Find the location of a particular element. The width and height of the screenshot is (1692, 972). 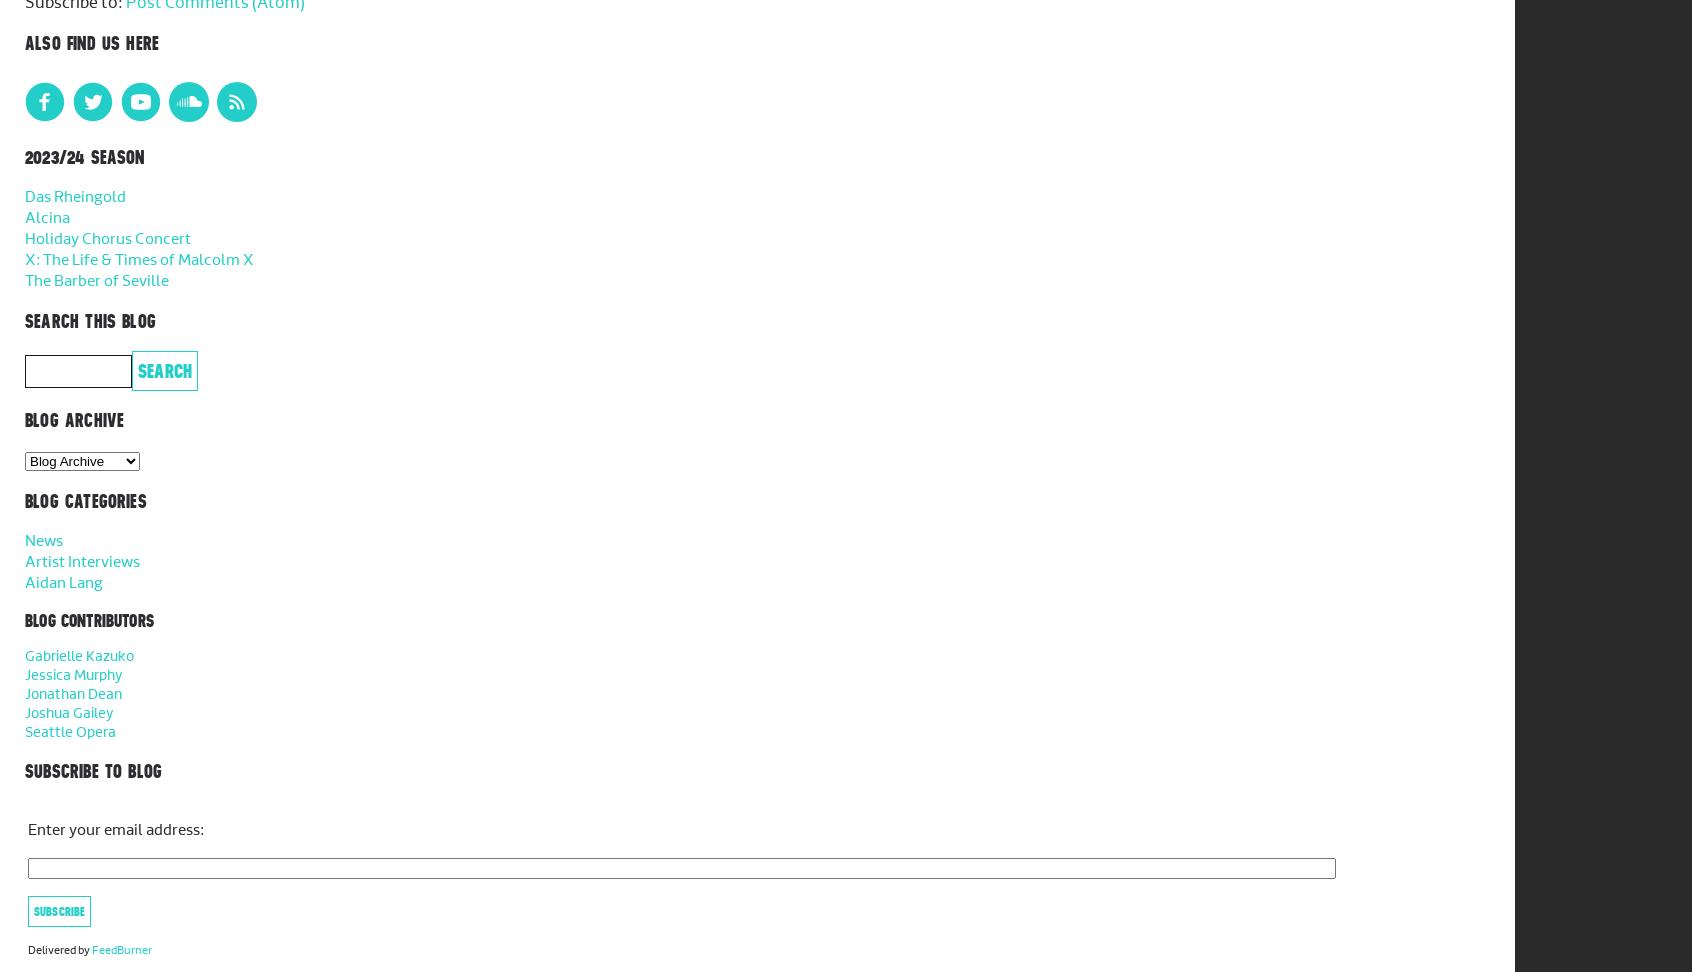

'Alcina' is located at coordinates (46, 217).